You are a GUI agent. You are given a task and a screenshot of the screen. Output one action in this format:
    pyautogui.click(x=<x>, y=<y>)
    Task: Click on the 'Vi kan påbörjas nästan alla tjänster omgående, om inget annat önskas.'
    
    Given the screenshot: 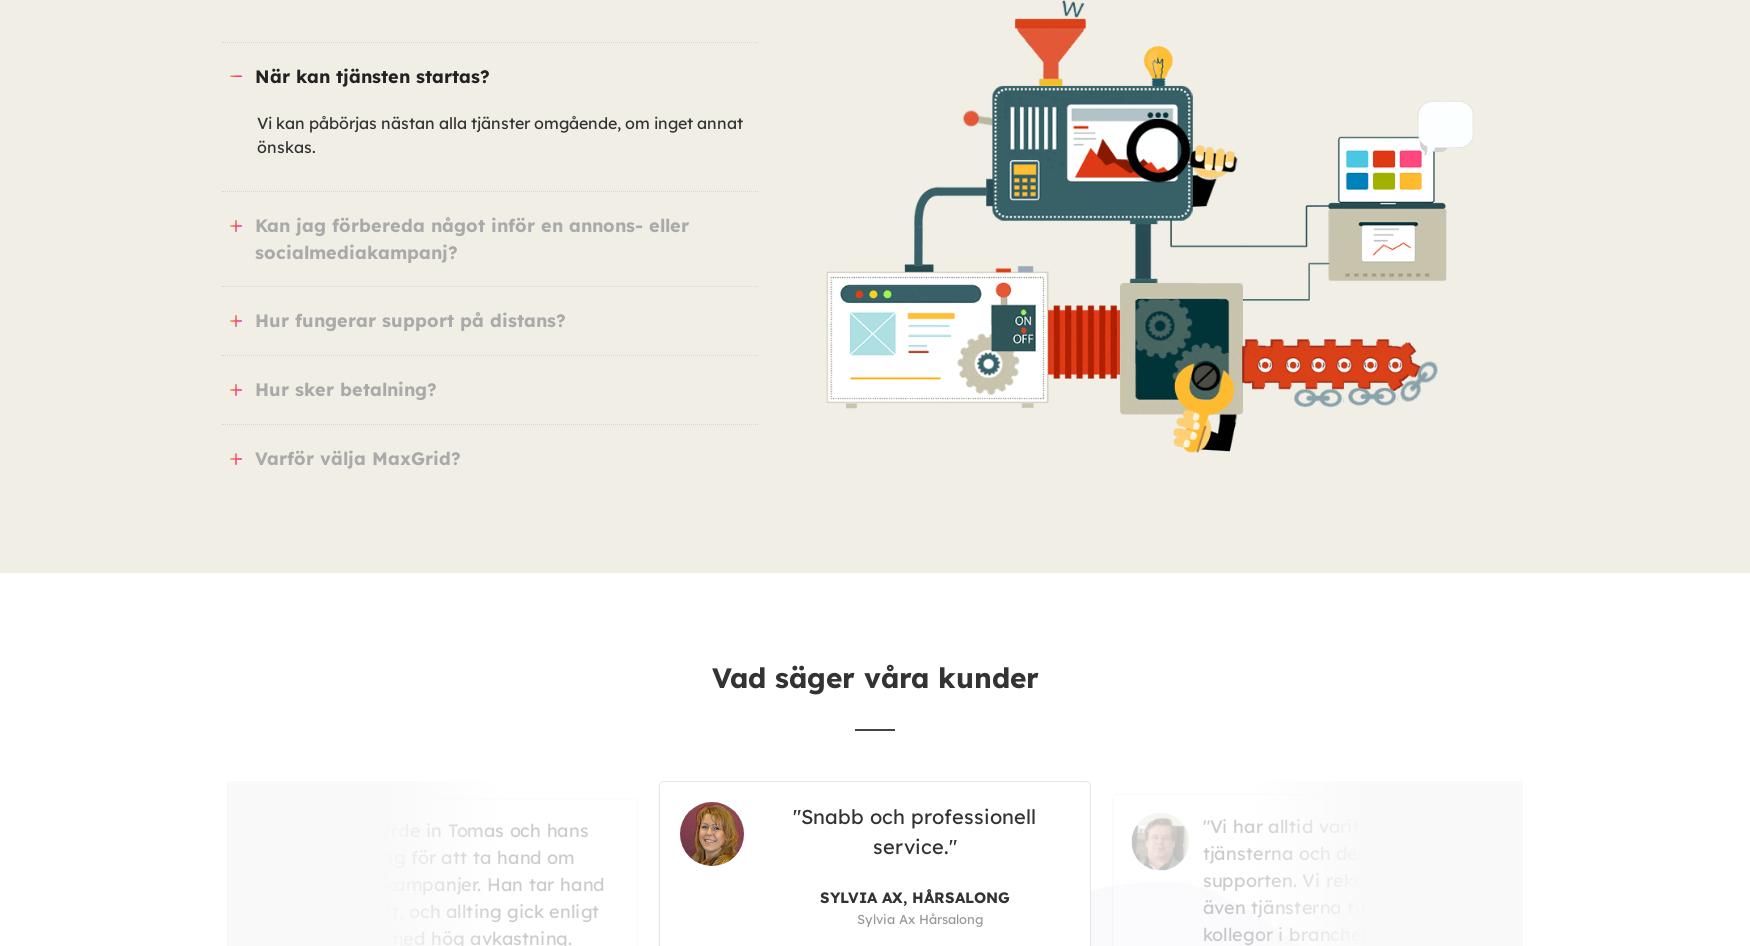 What is the action you would take?
    pyautogui.click(x=499, y=133)
    